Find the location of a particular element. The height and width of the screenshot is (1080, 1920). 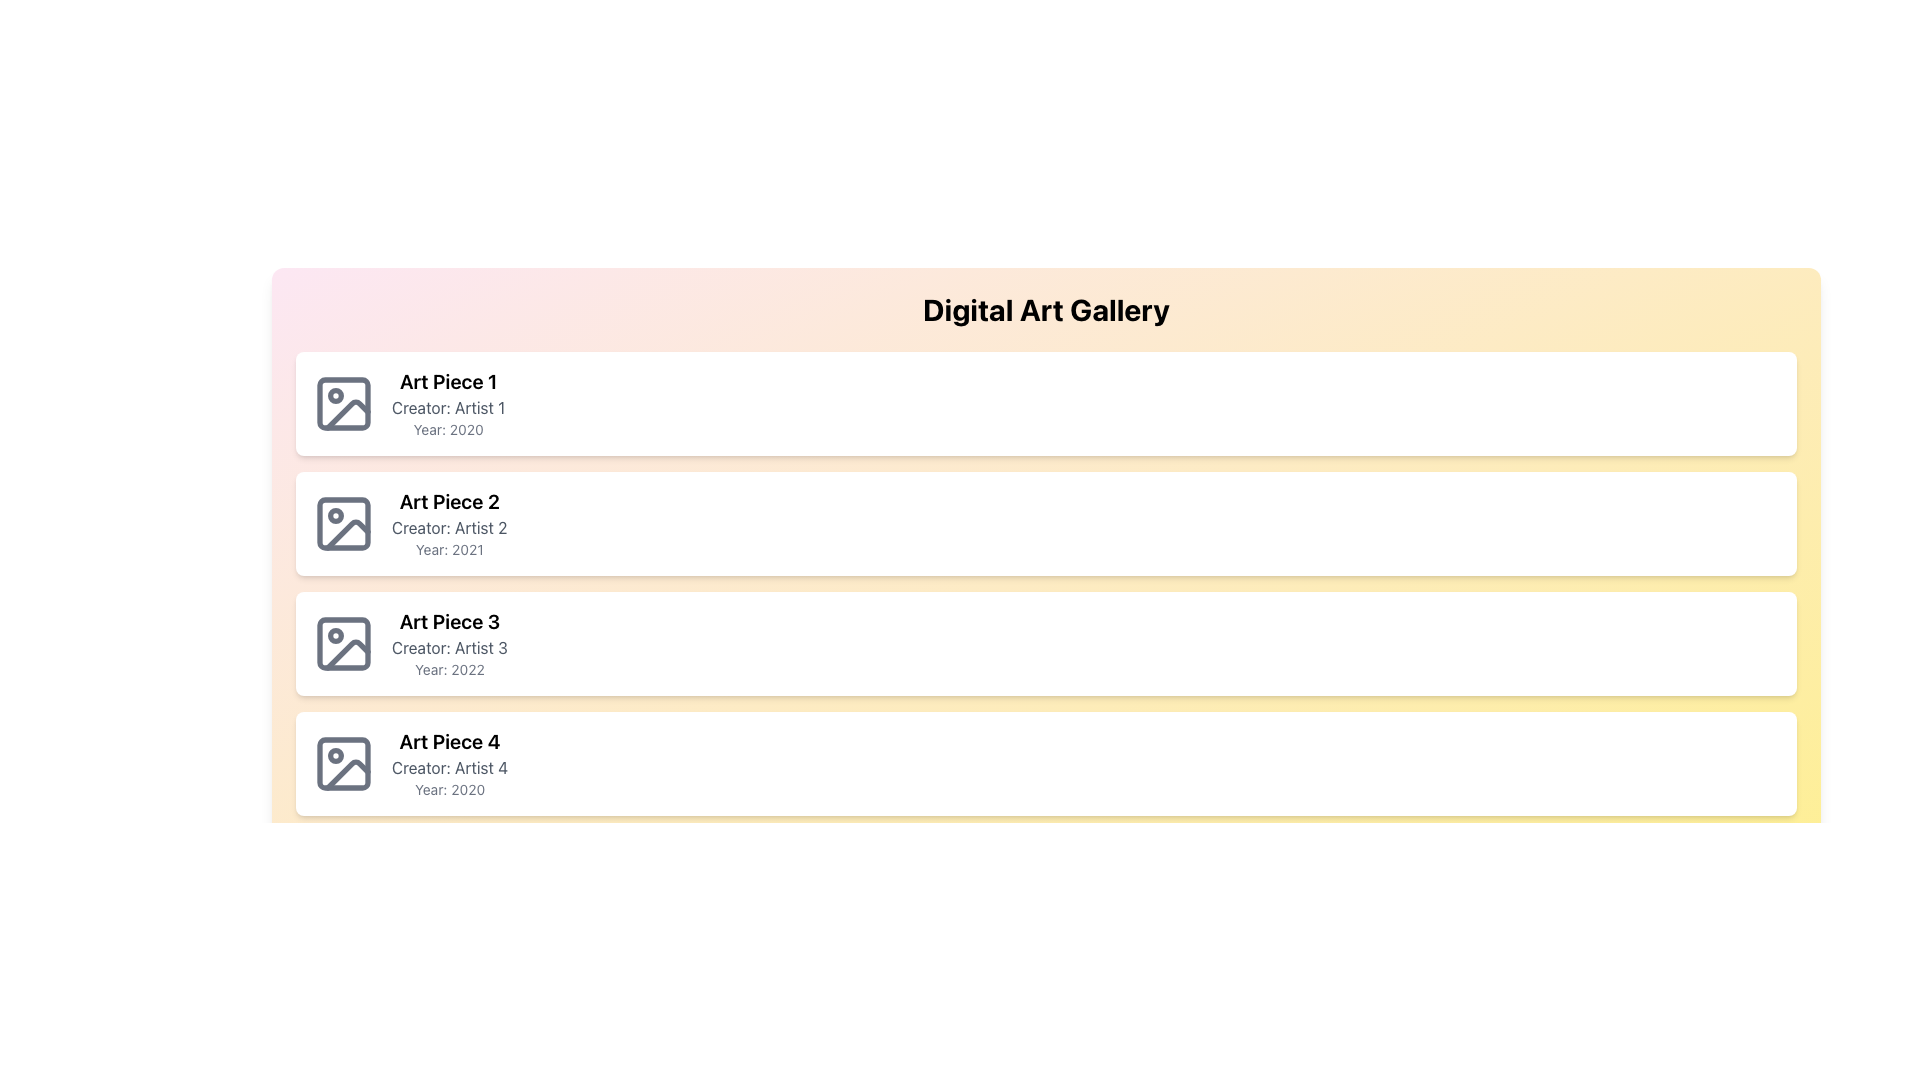

displayed text from the text block titled 'Art Piece 3', which includes the creator and year information is located at coordinates (448, 644).